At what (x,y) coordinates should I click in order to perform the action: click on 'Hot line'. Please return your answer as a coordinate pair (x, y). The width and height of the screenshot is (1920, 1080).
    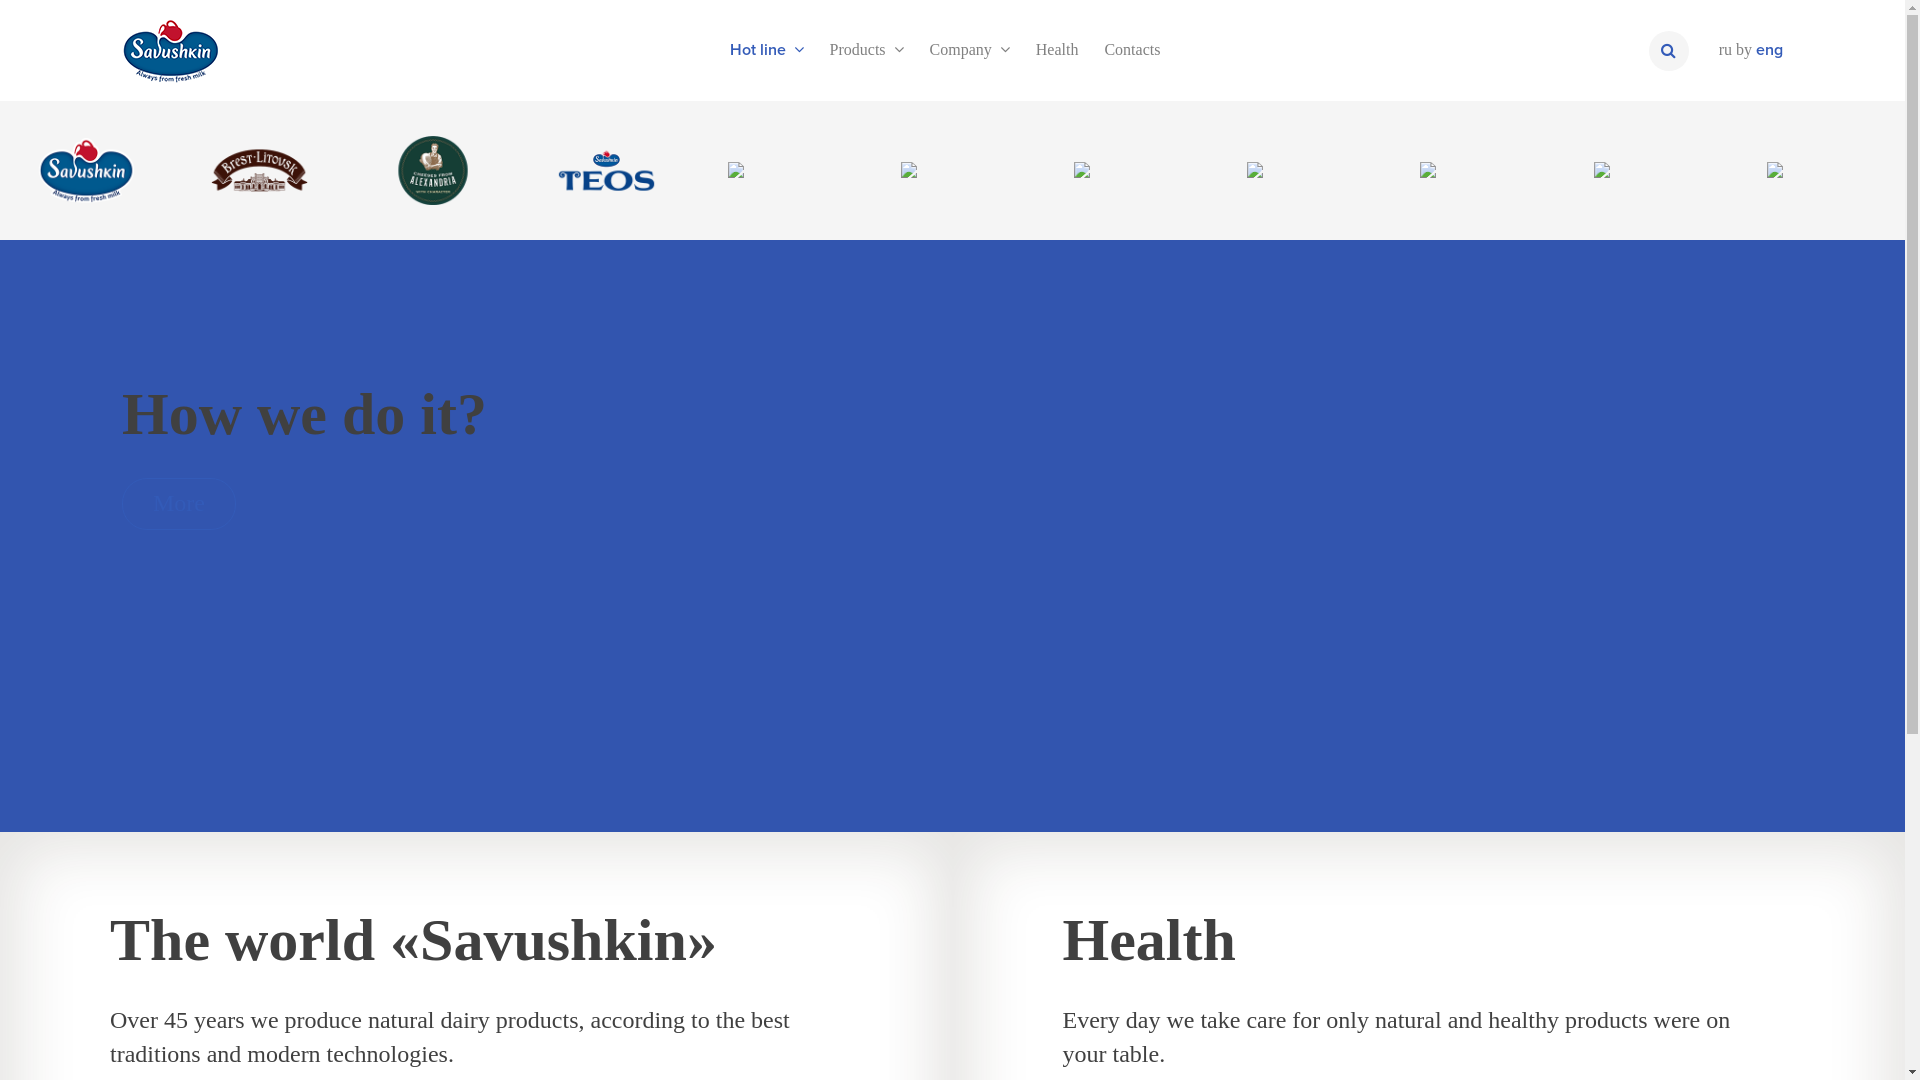
    Looking at the image, I should click on (766, 49).